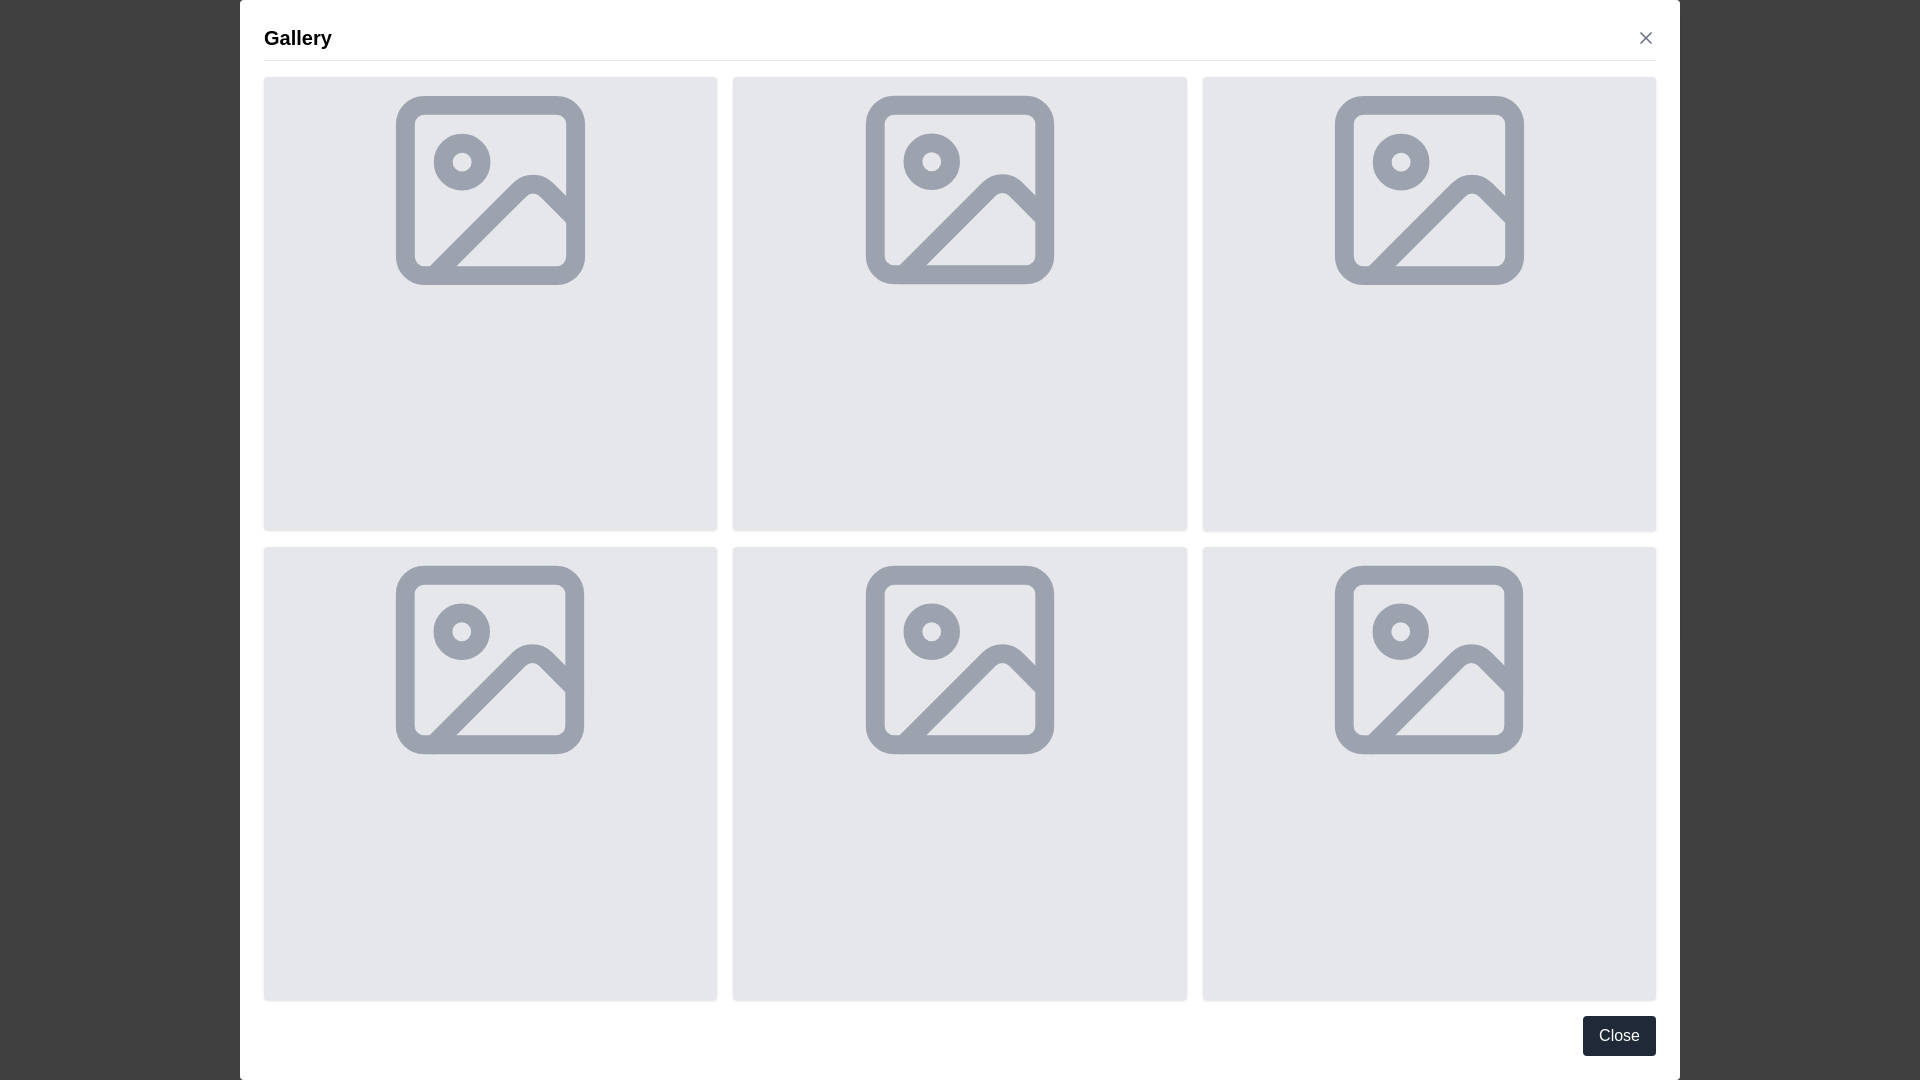 Image resolution: width=1920 pixels, height=1080 pixels. I want to click on the small circular feature within the bottom-left icon of the 3x2 grid layout, so click(461, 631).